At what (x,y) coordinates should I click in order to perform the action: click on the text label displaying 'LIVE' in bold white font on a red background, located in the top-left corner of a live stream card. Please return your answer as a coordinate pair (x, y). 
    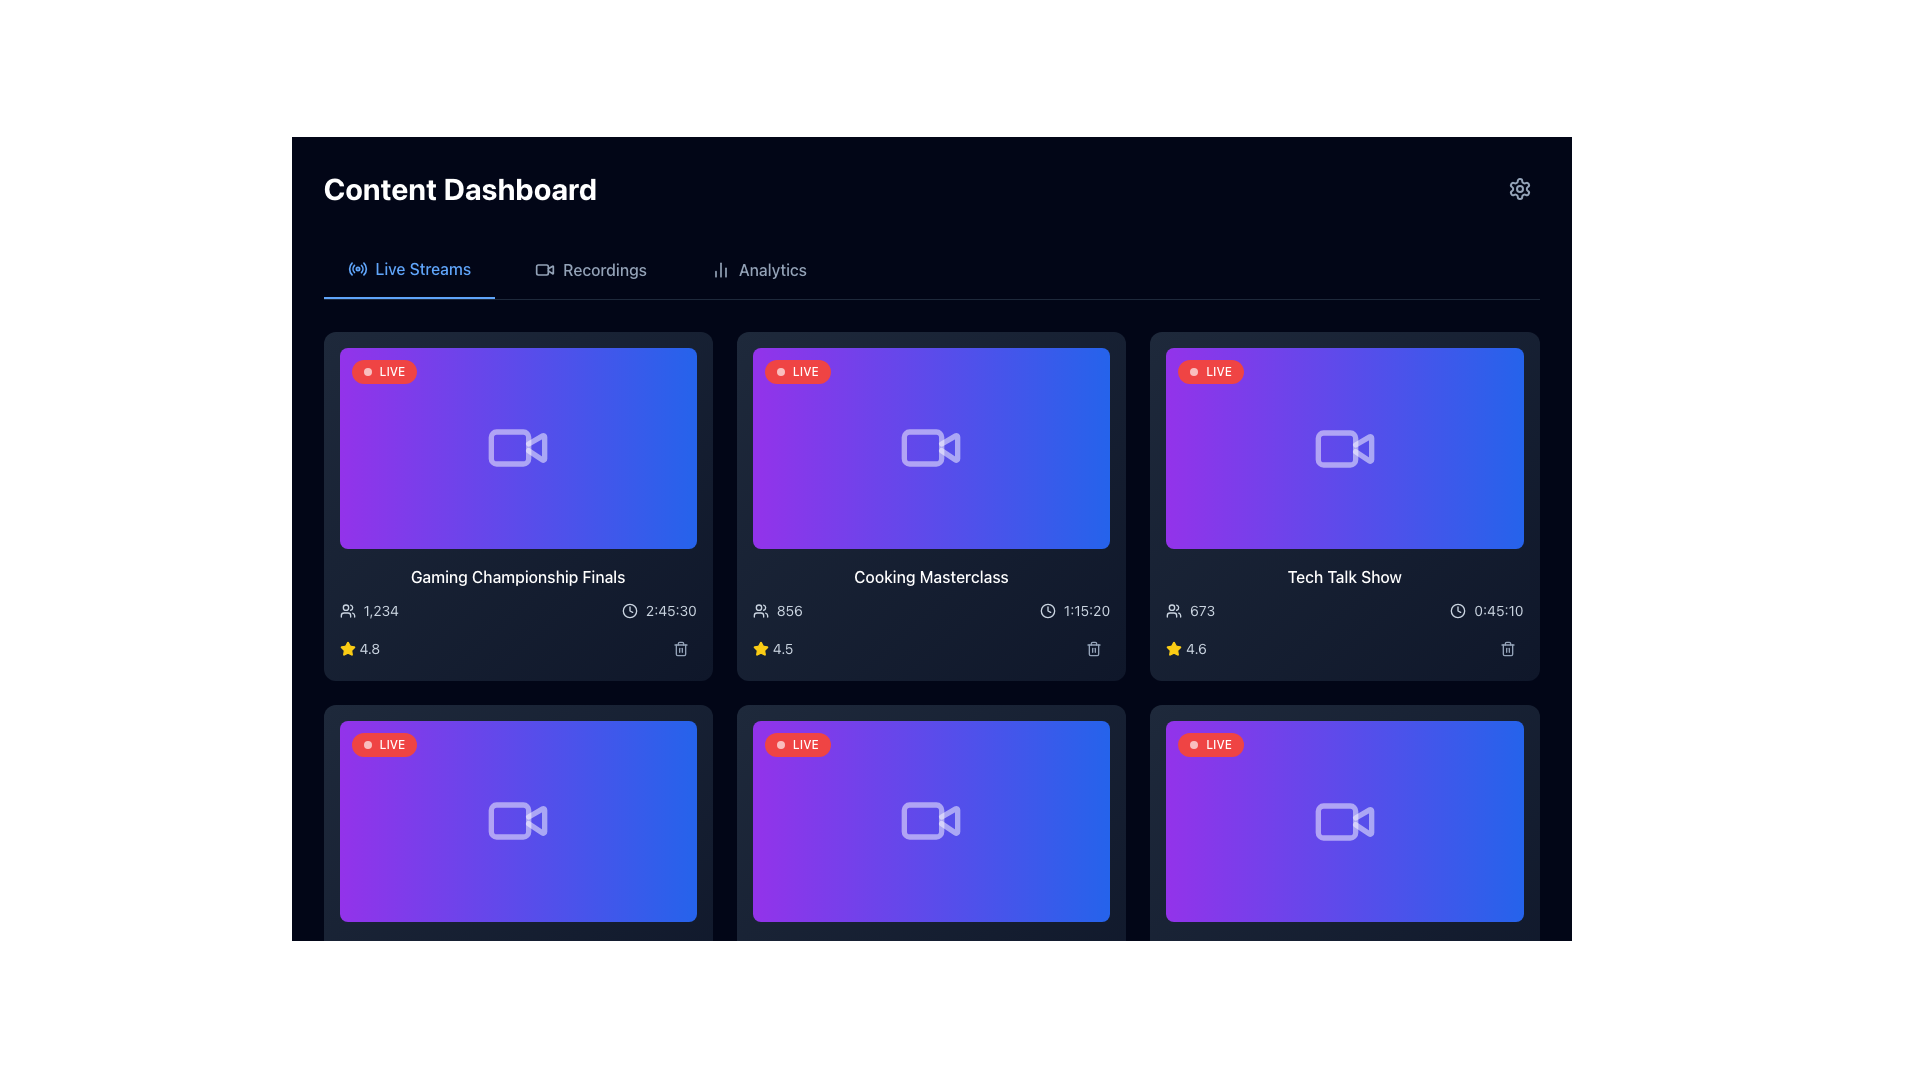
    Looking at the image, I should click on (392, 371).